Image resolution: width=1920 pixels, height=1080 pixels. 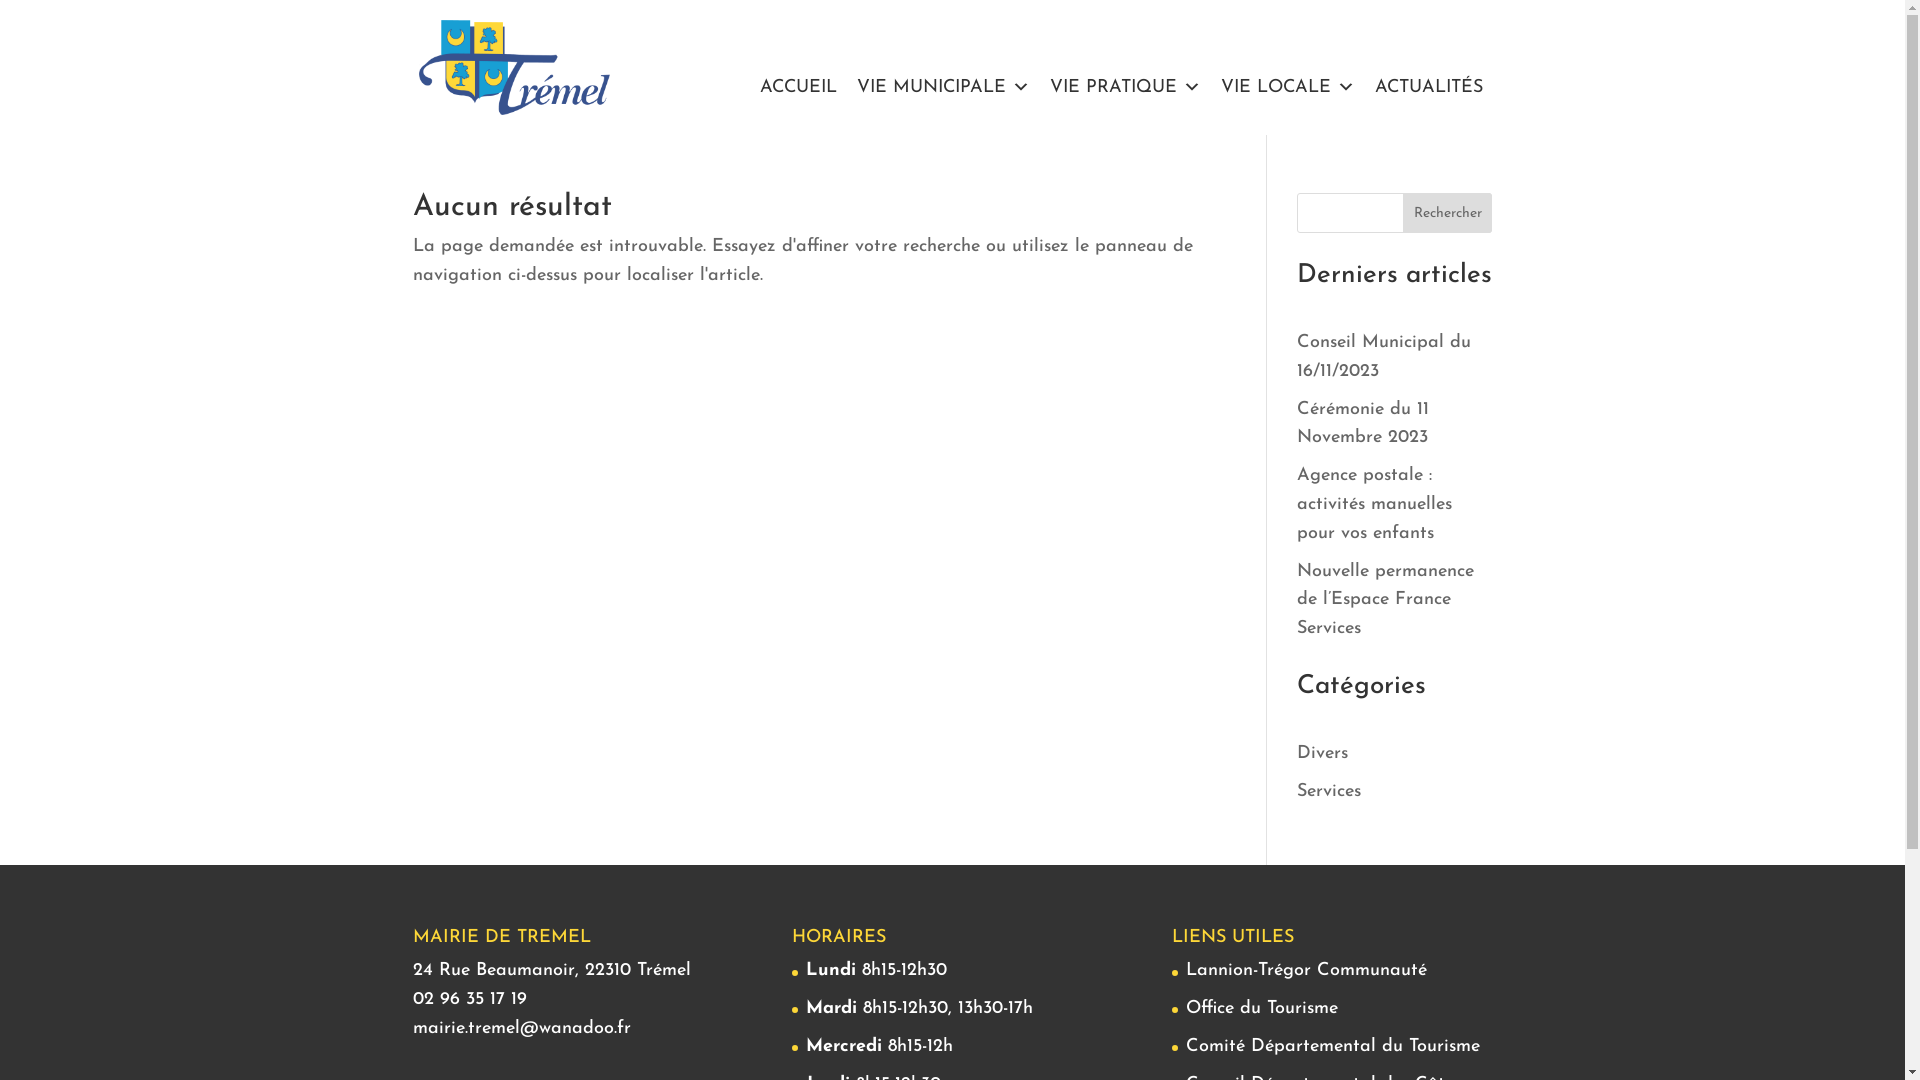 I want to click on 'Divers', so click(x=1322, y=753).